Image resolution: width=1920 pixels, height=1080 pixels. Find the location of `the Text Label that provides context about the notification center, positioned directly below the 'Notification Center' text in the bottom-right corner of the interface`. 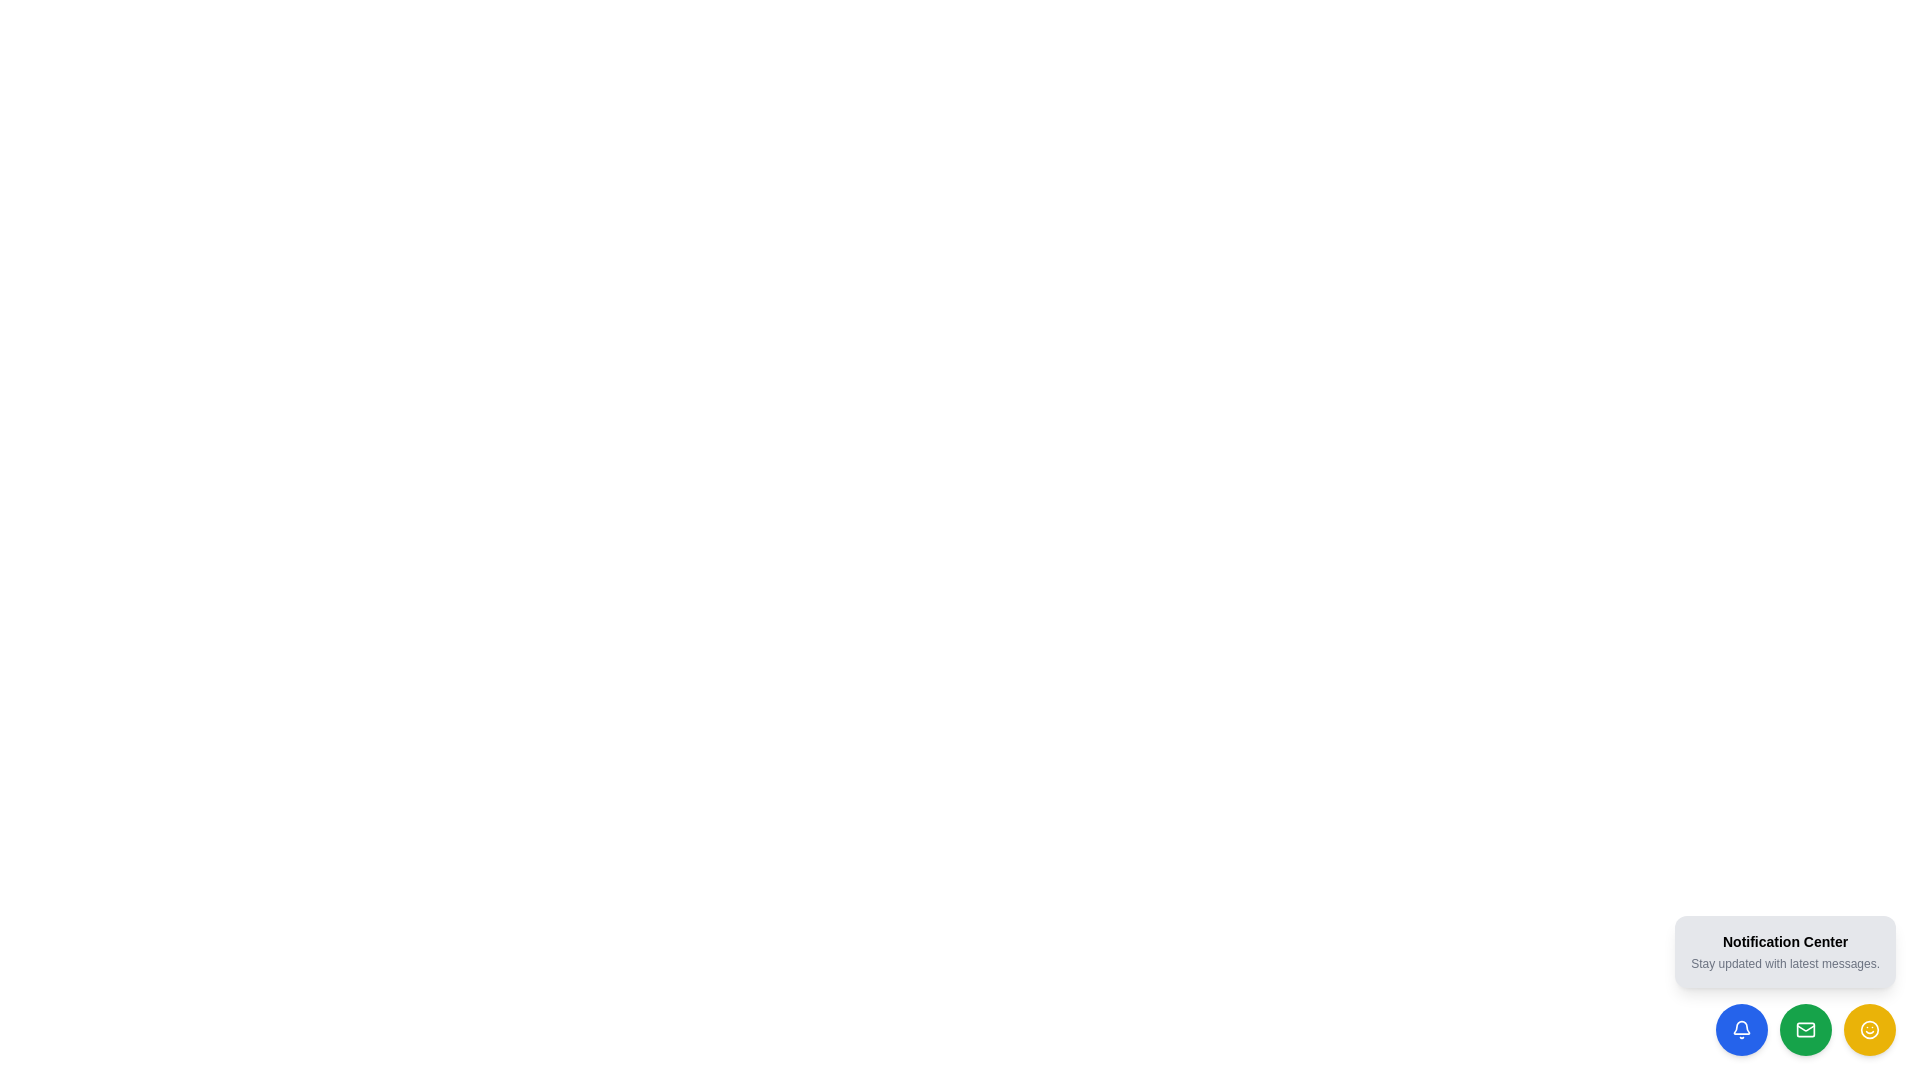

the Text Label that provides context about the notification center, positioned directly below the 'Notification Center' text in the bottom-right corner of the interface is located at coordinates (1785, 963).